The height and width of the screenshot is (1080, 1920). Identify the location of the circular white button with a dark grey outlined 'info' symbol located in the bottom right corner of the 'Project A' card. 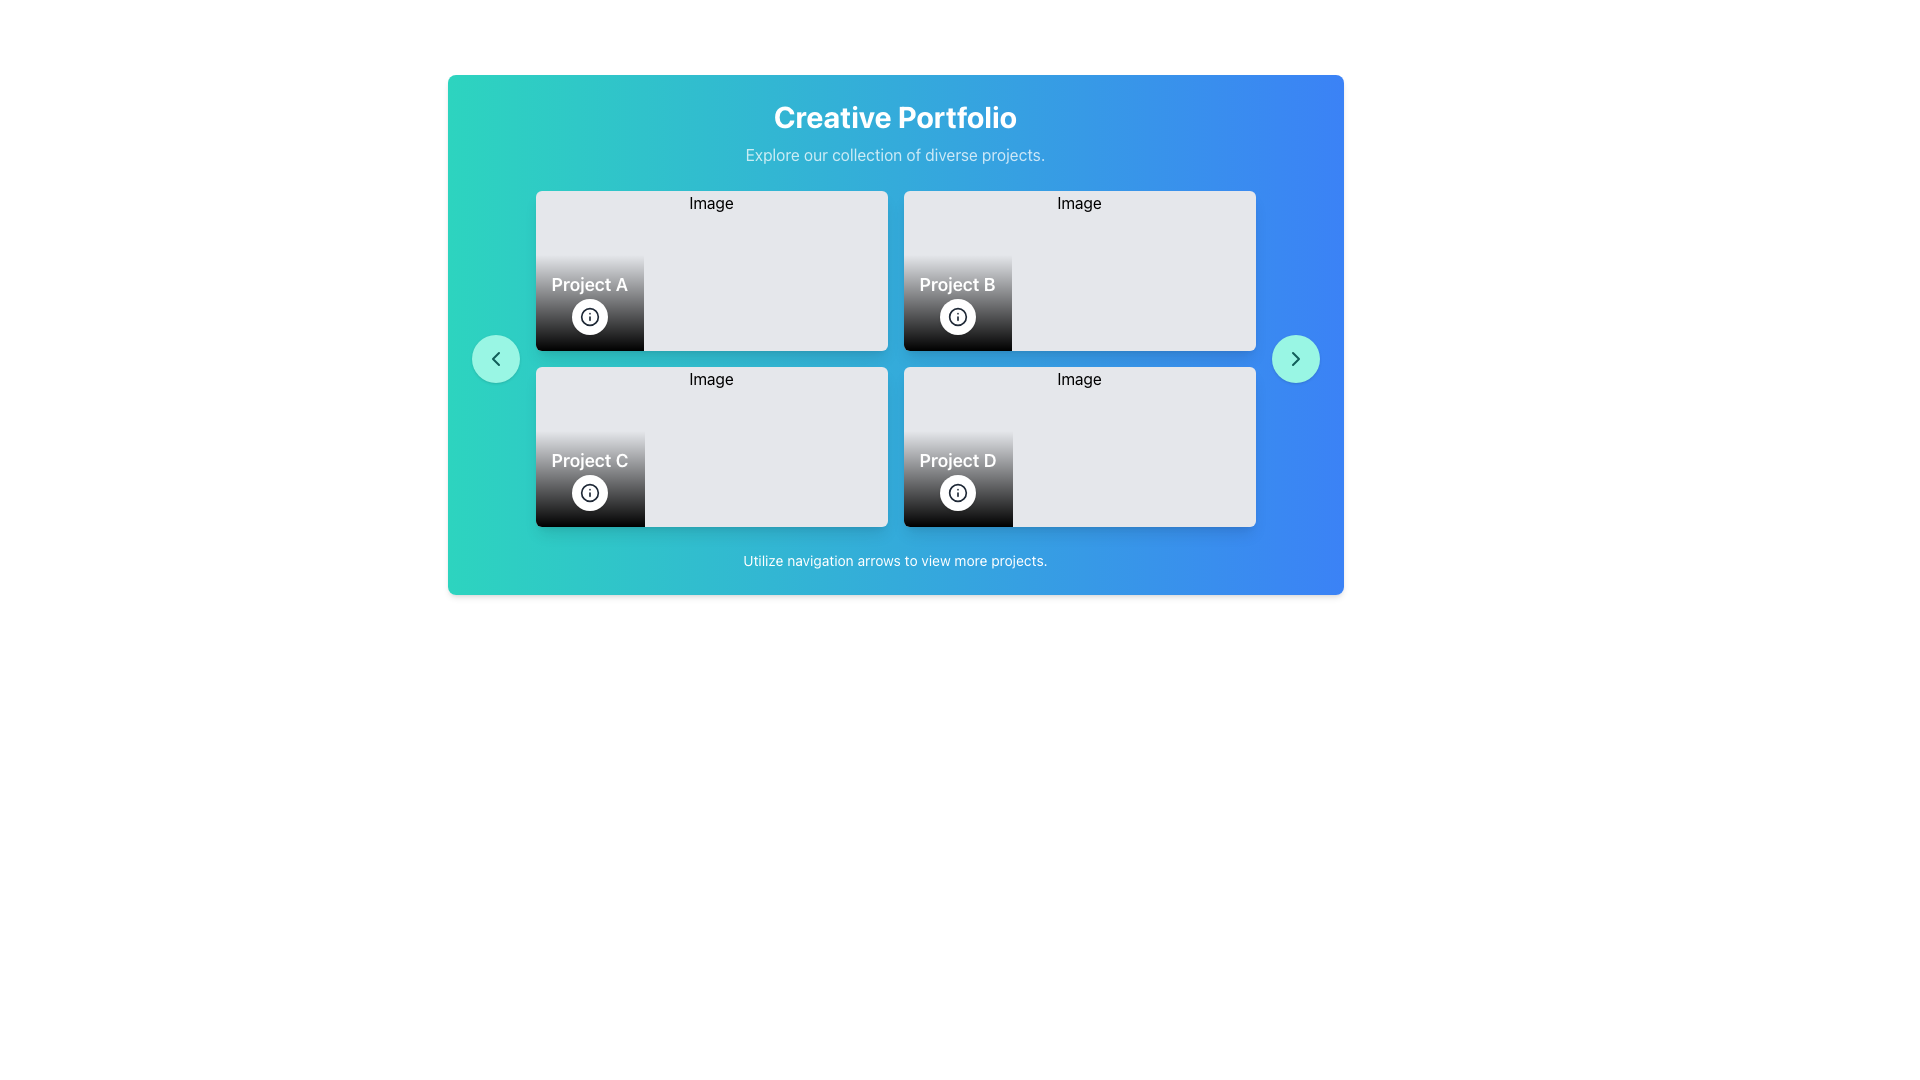
(588, 315).